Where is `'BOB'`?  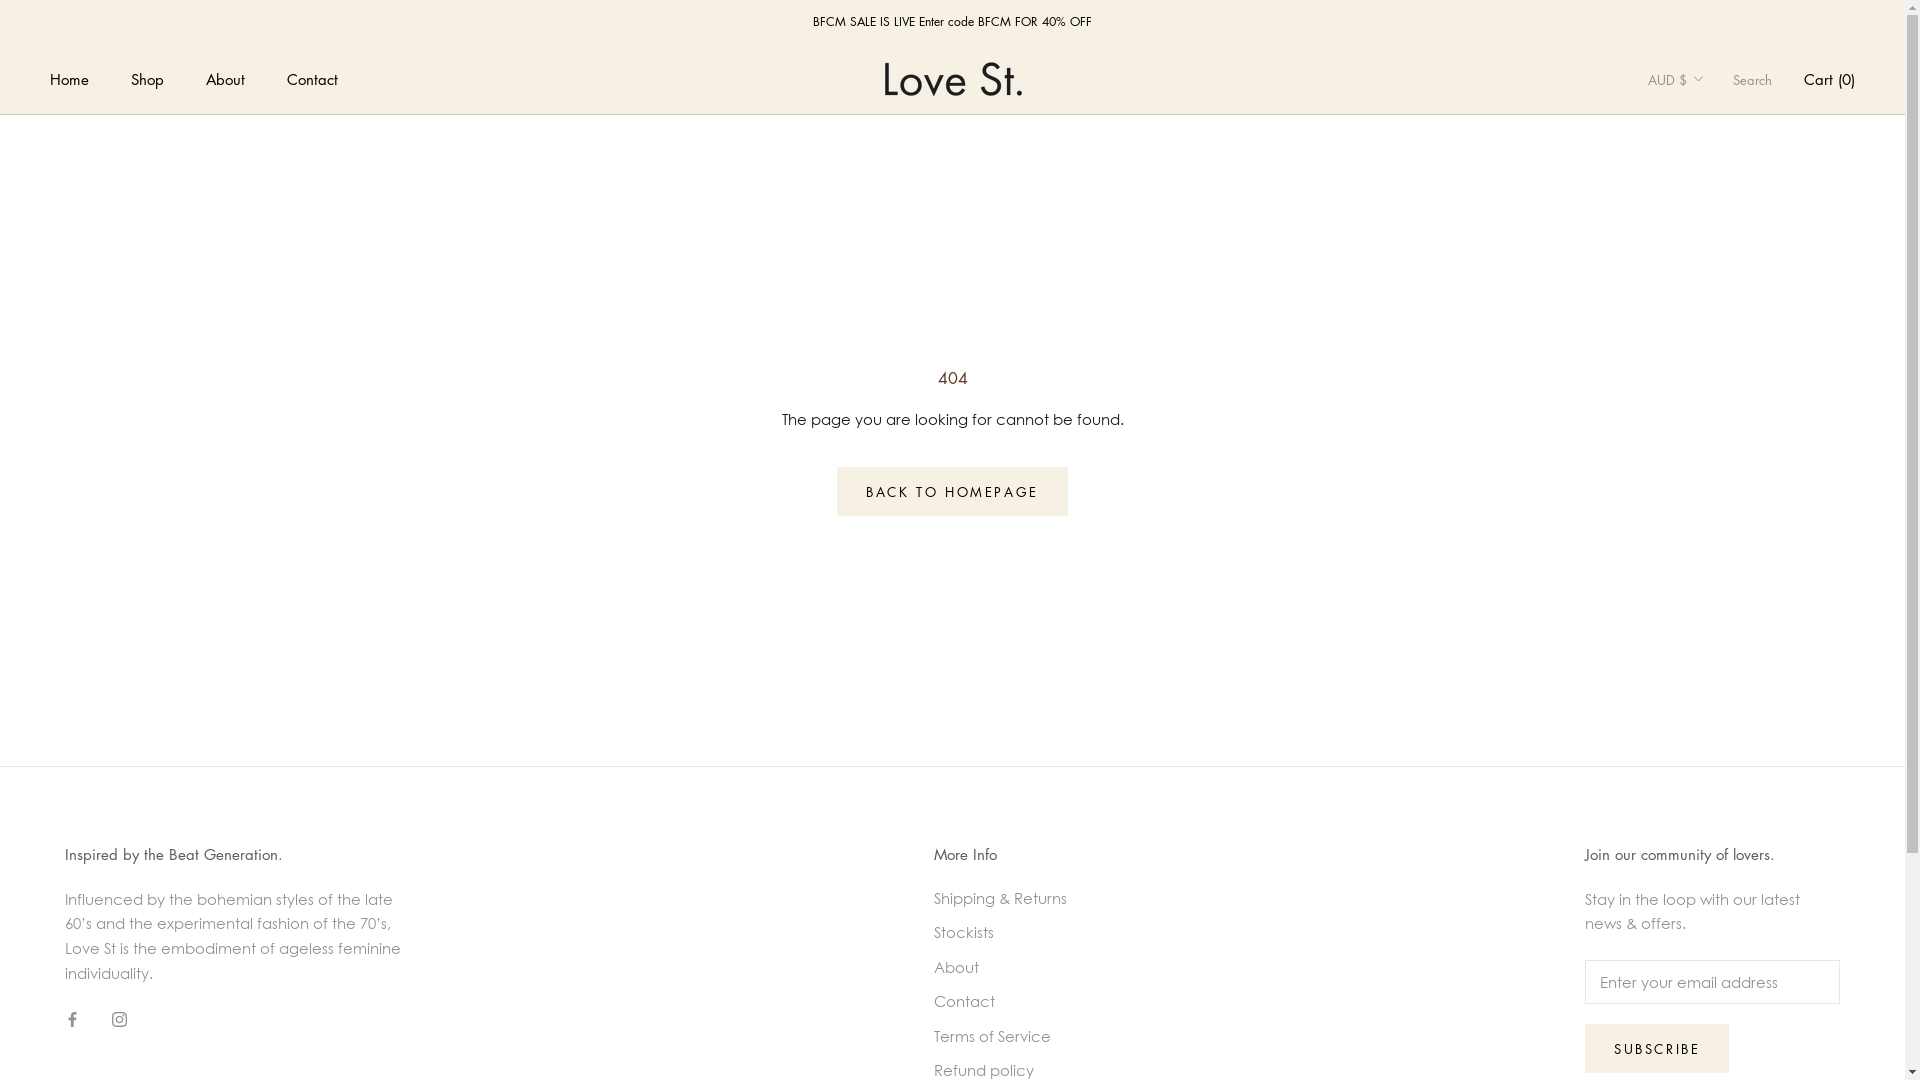 'BOB' is located at coordinates (1647, 565).